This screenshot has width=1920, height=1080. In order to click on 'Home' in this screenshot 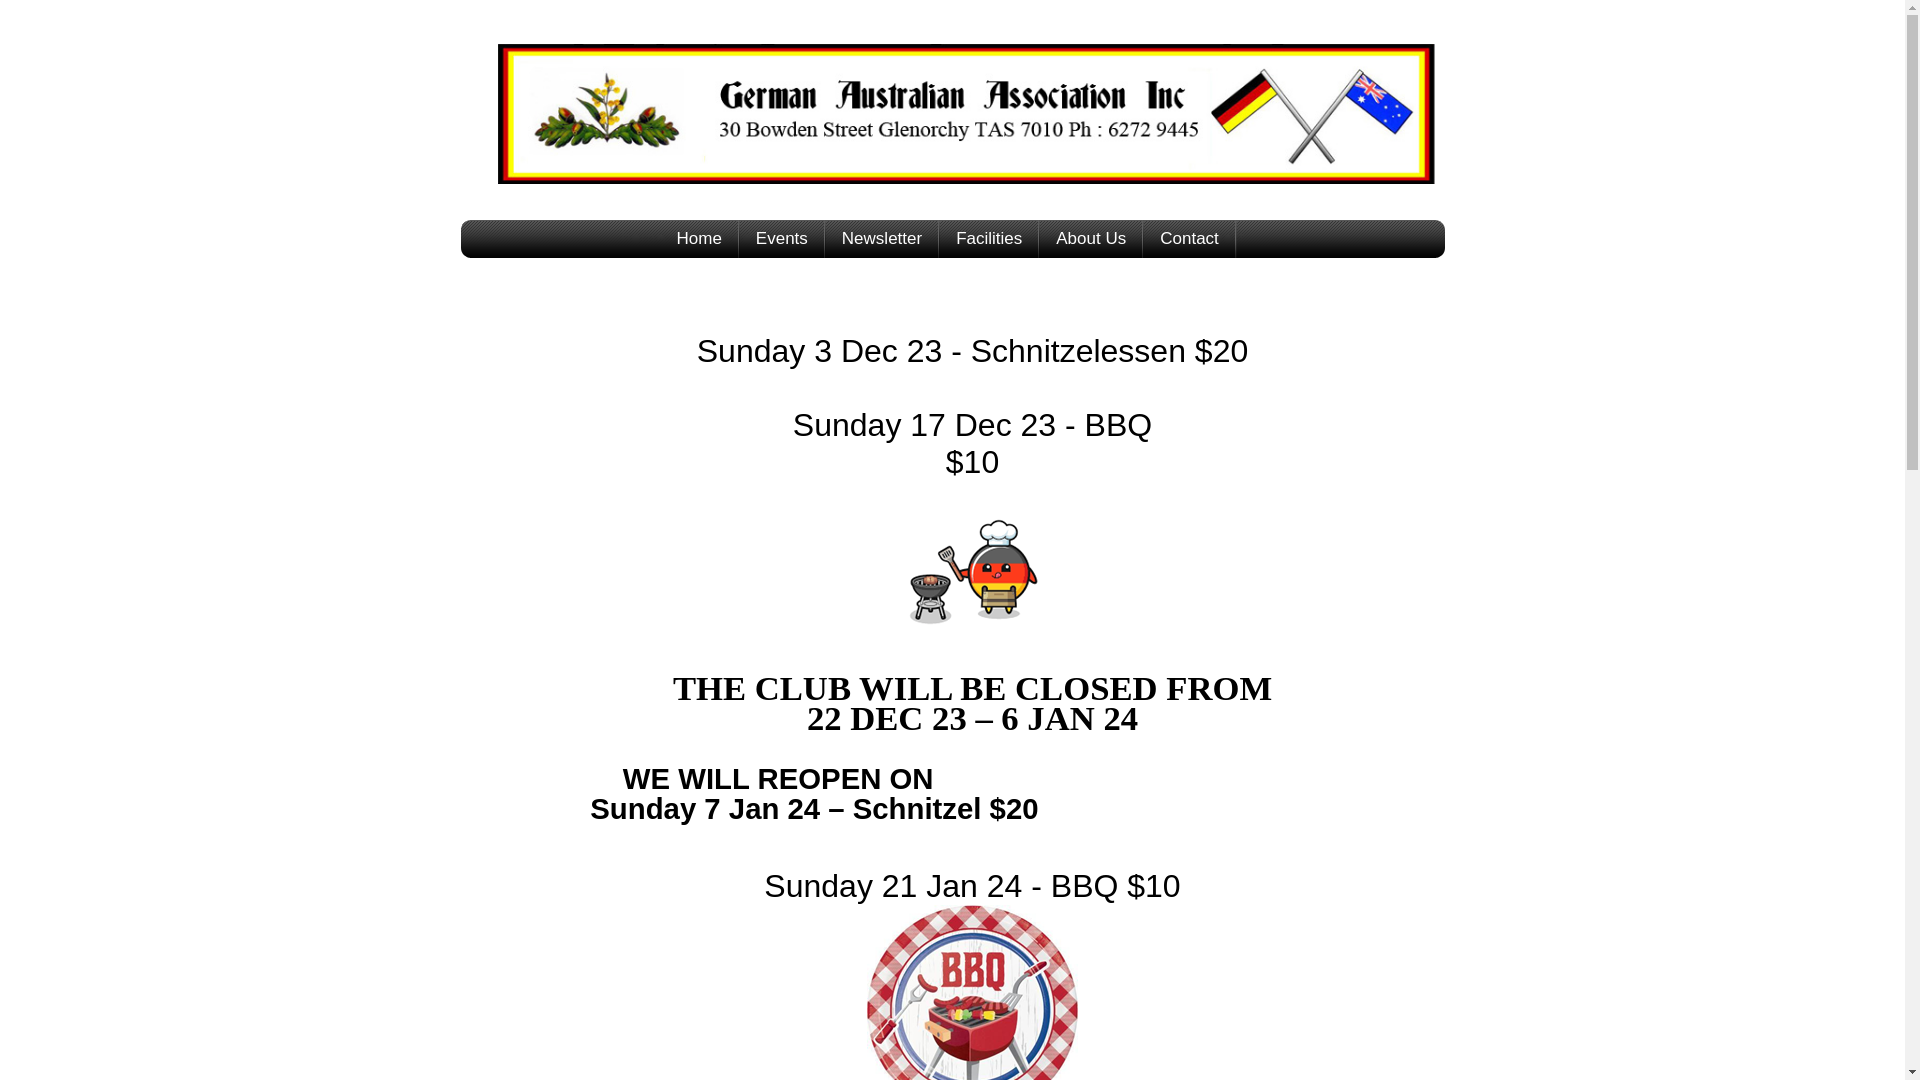, I will do `click(699, 238)`.